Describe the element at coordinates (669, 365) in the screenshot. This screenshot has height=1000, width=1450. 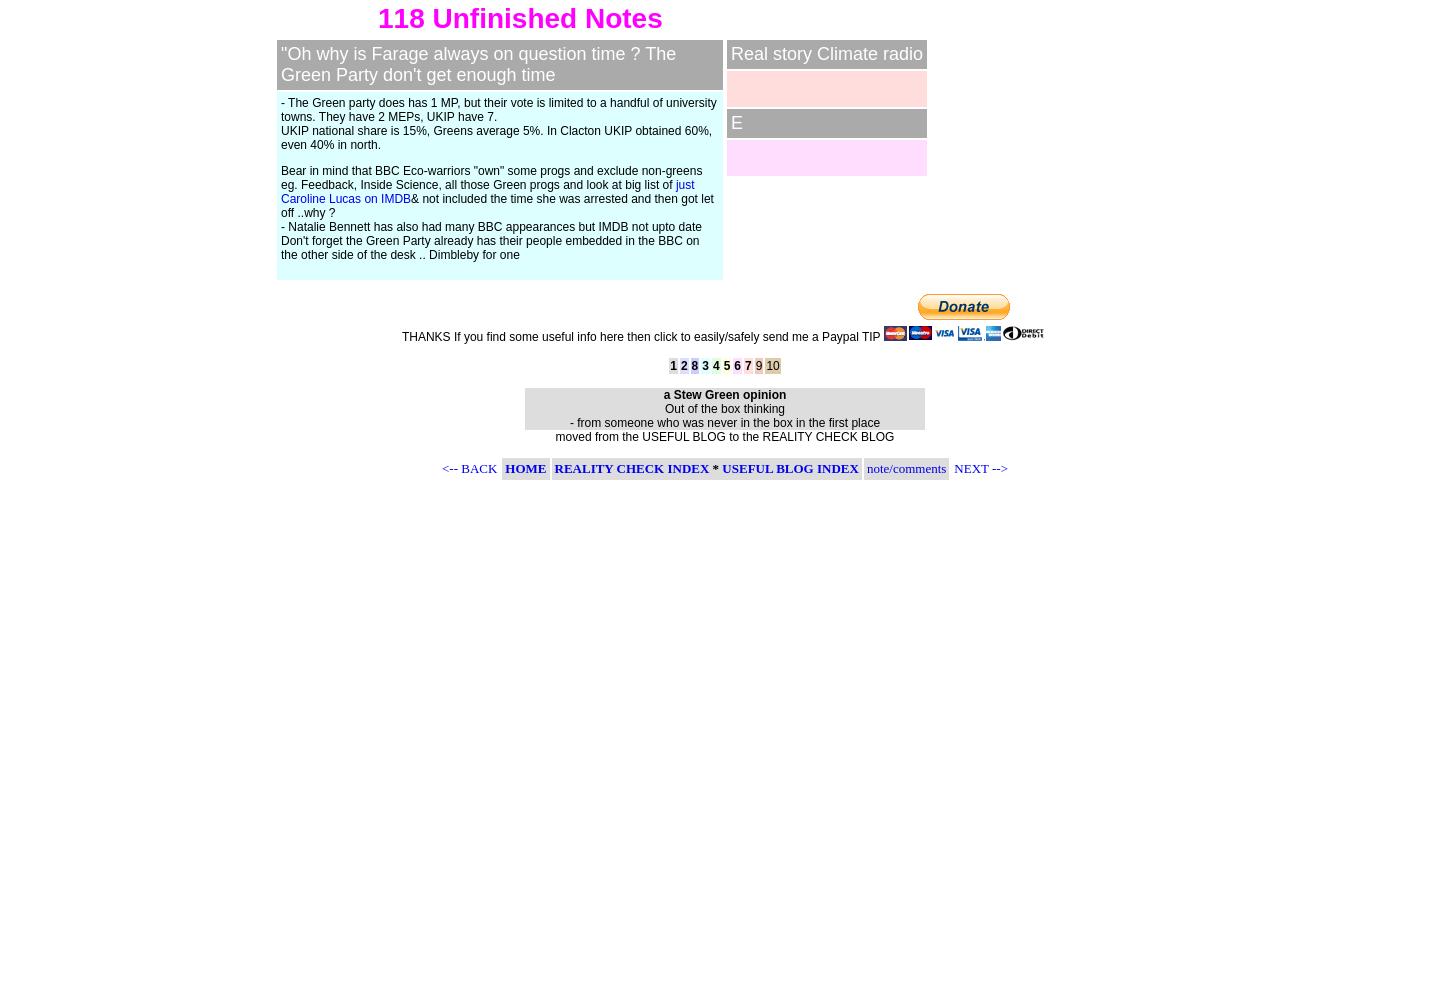
I see `'1'` at that location.